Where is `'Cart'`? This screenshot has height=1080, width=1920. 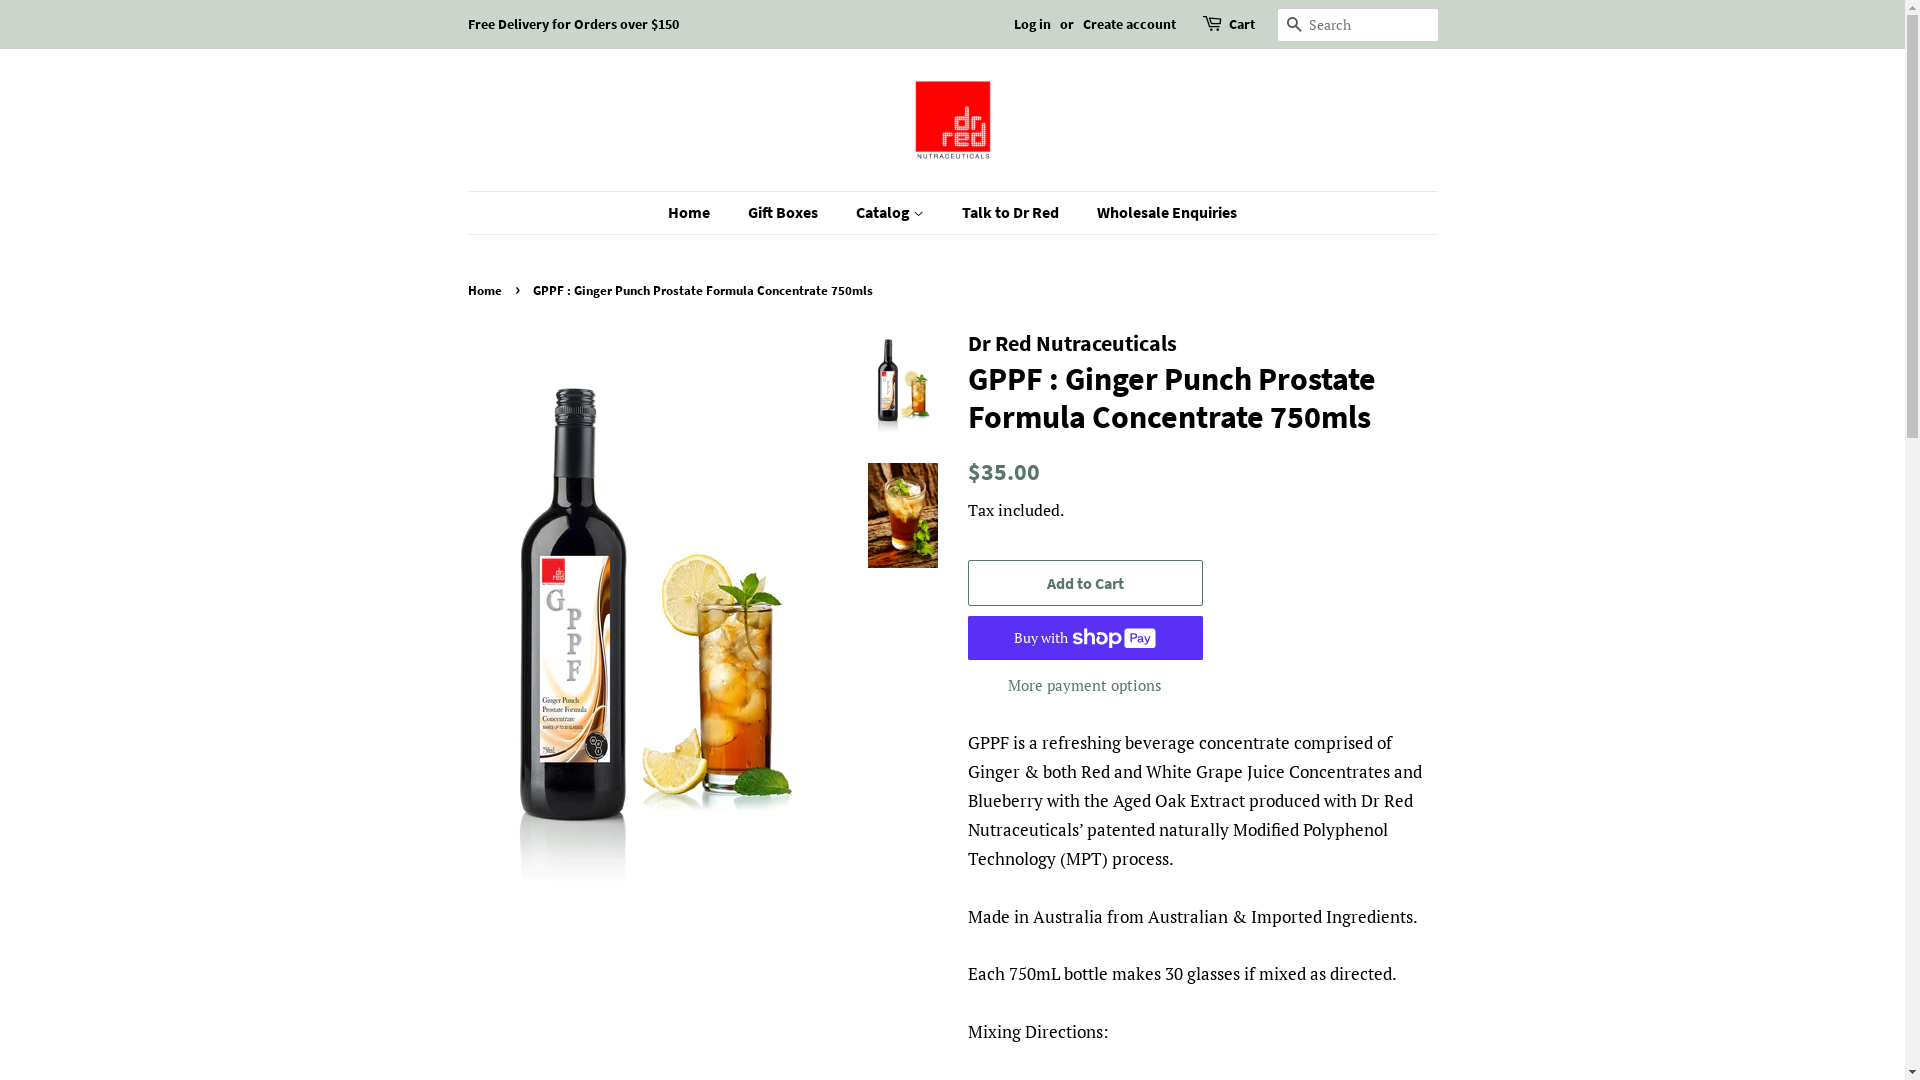
'Cart' is located at coordinates (1227, 24).